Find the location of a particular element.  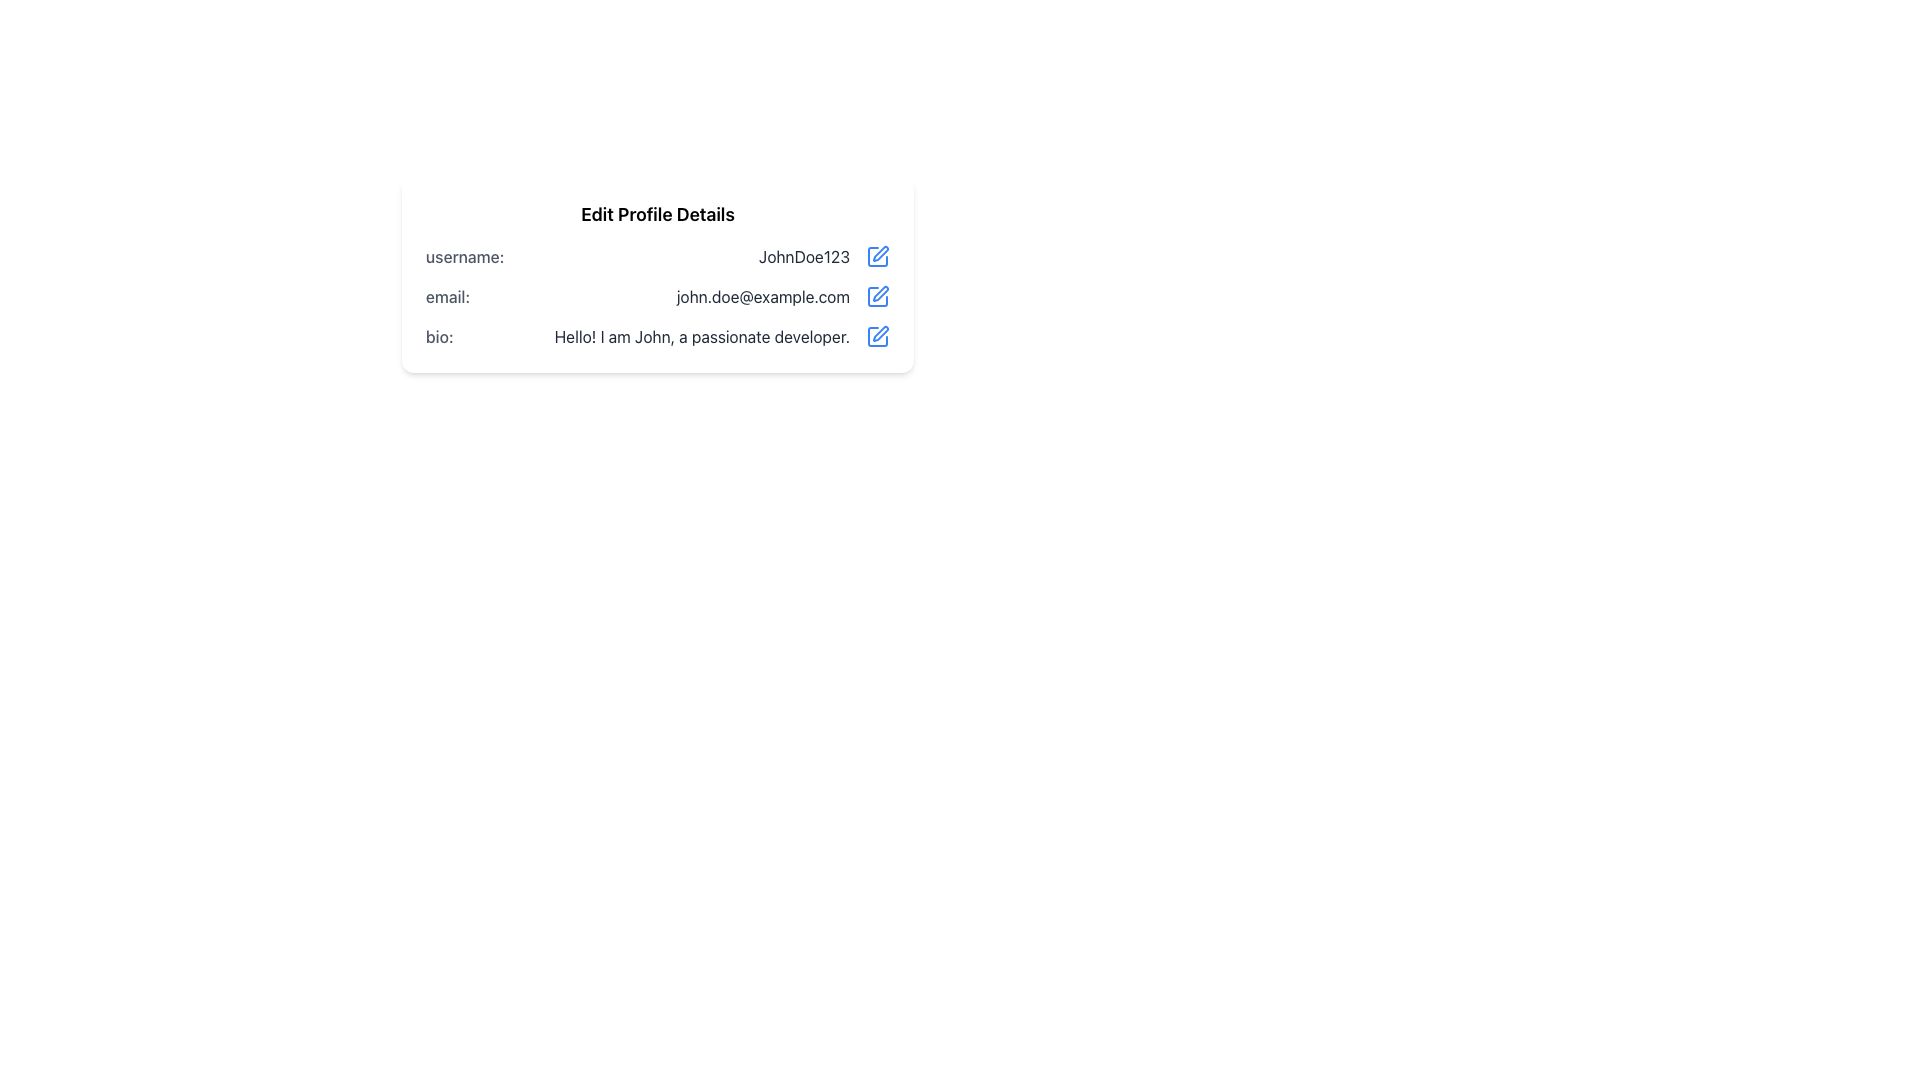

the text display element is located at coordinates (720, 335).